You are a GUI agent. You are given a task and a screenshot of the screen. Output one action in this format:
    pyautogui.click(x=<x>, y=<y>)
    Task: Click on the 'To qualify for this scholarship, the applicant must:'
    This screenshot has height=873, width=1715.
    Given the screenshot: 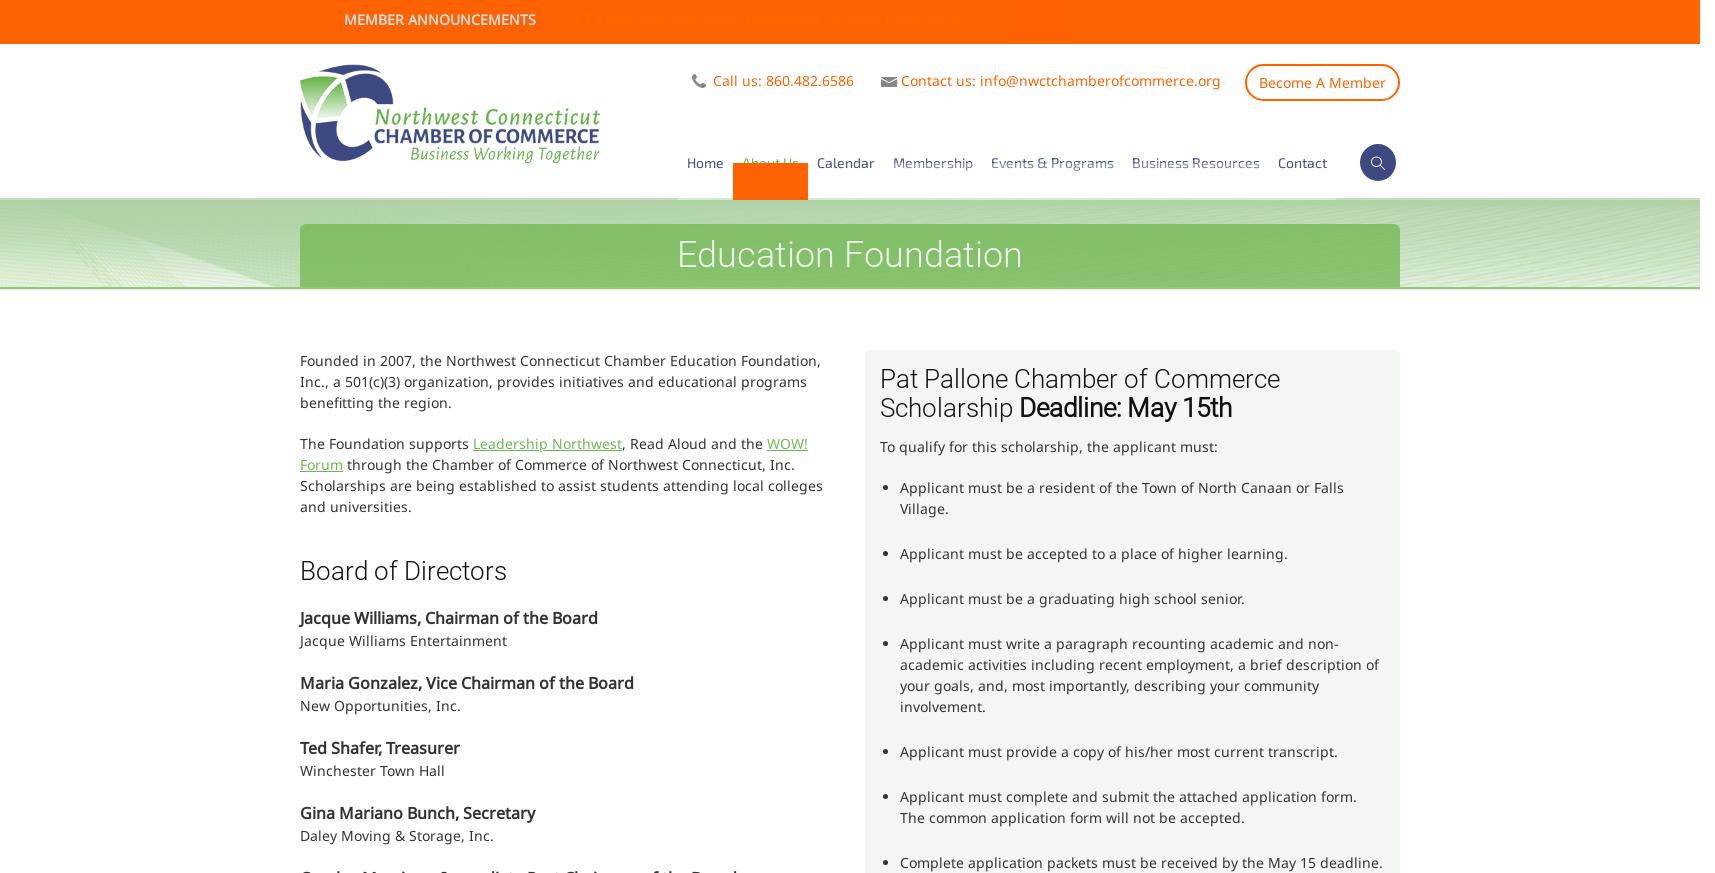 What is the action you would take?
    pyautogui.click(x=1048, y=446)
    